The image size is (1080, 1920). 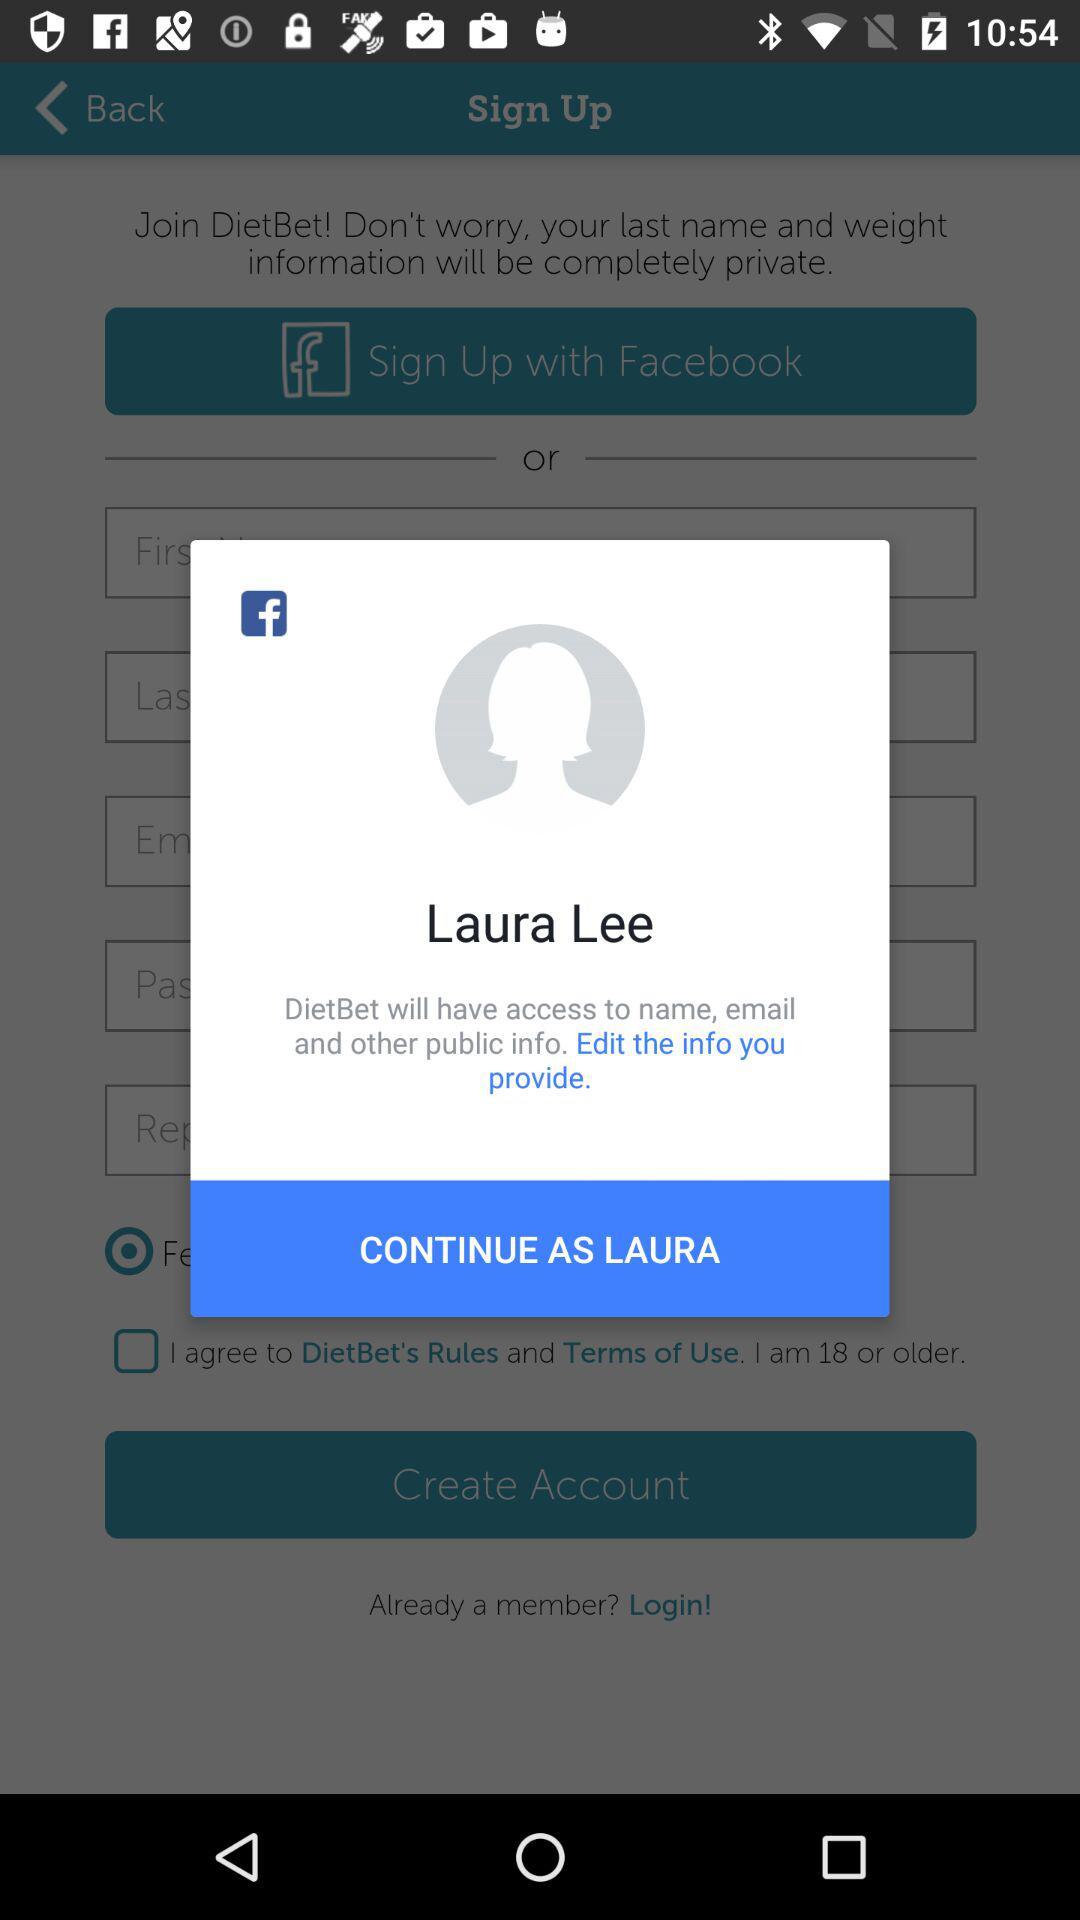 I want to click on the dietbet will have, so click(x=540, y=1041).